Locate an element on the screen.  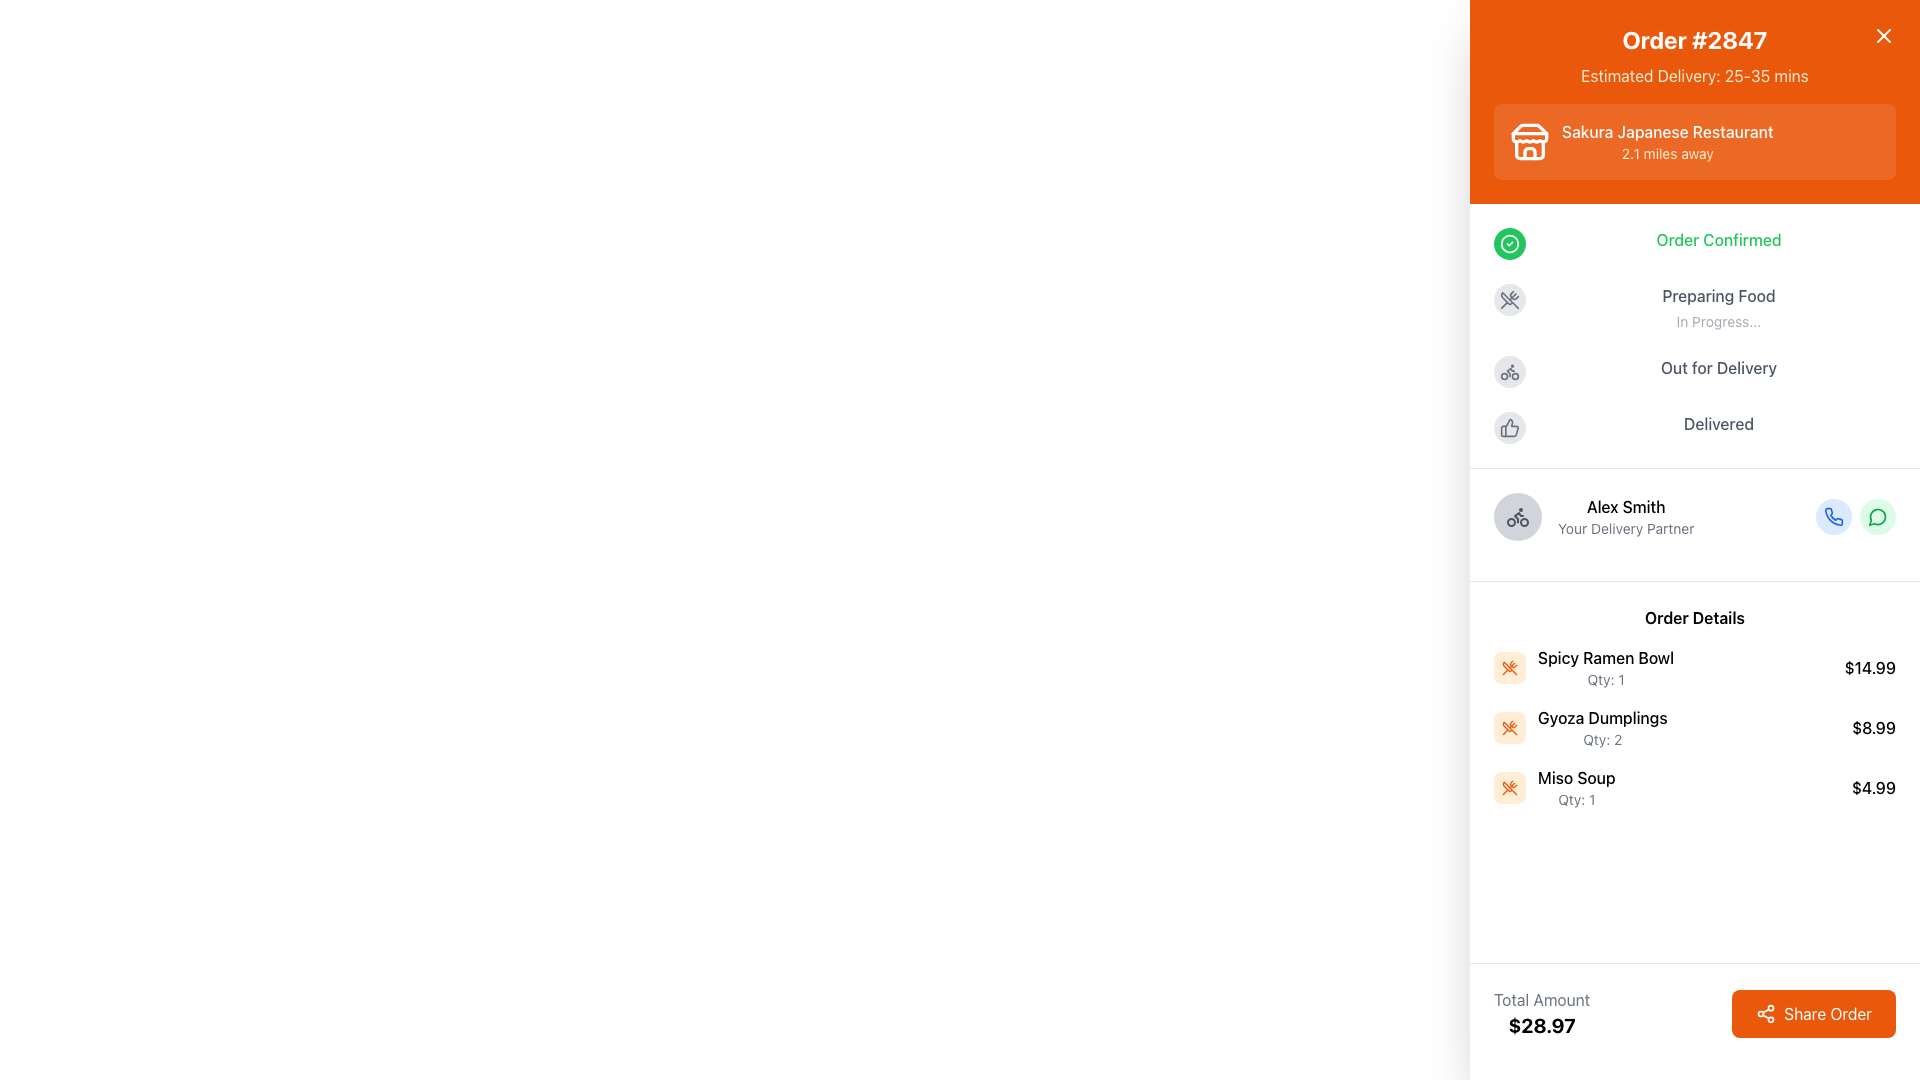
the Close Button (SVG icon) located at the top-right corner of the interface, adjacent to 'Order #2847' is located at coordinates (1882, 35).